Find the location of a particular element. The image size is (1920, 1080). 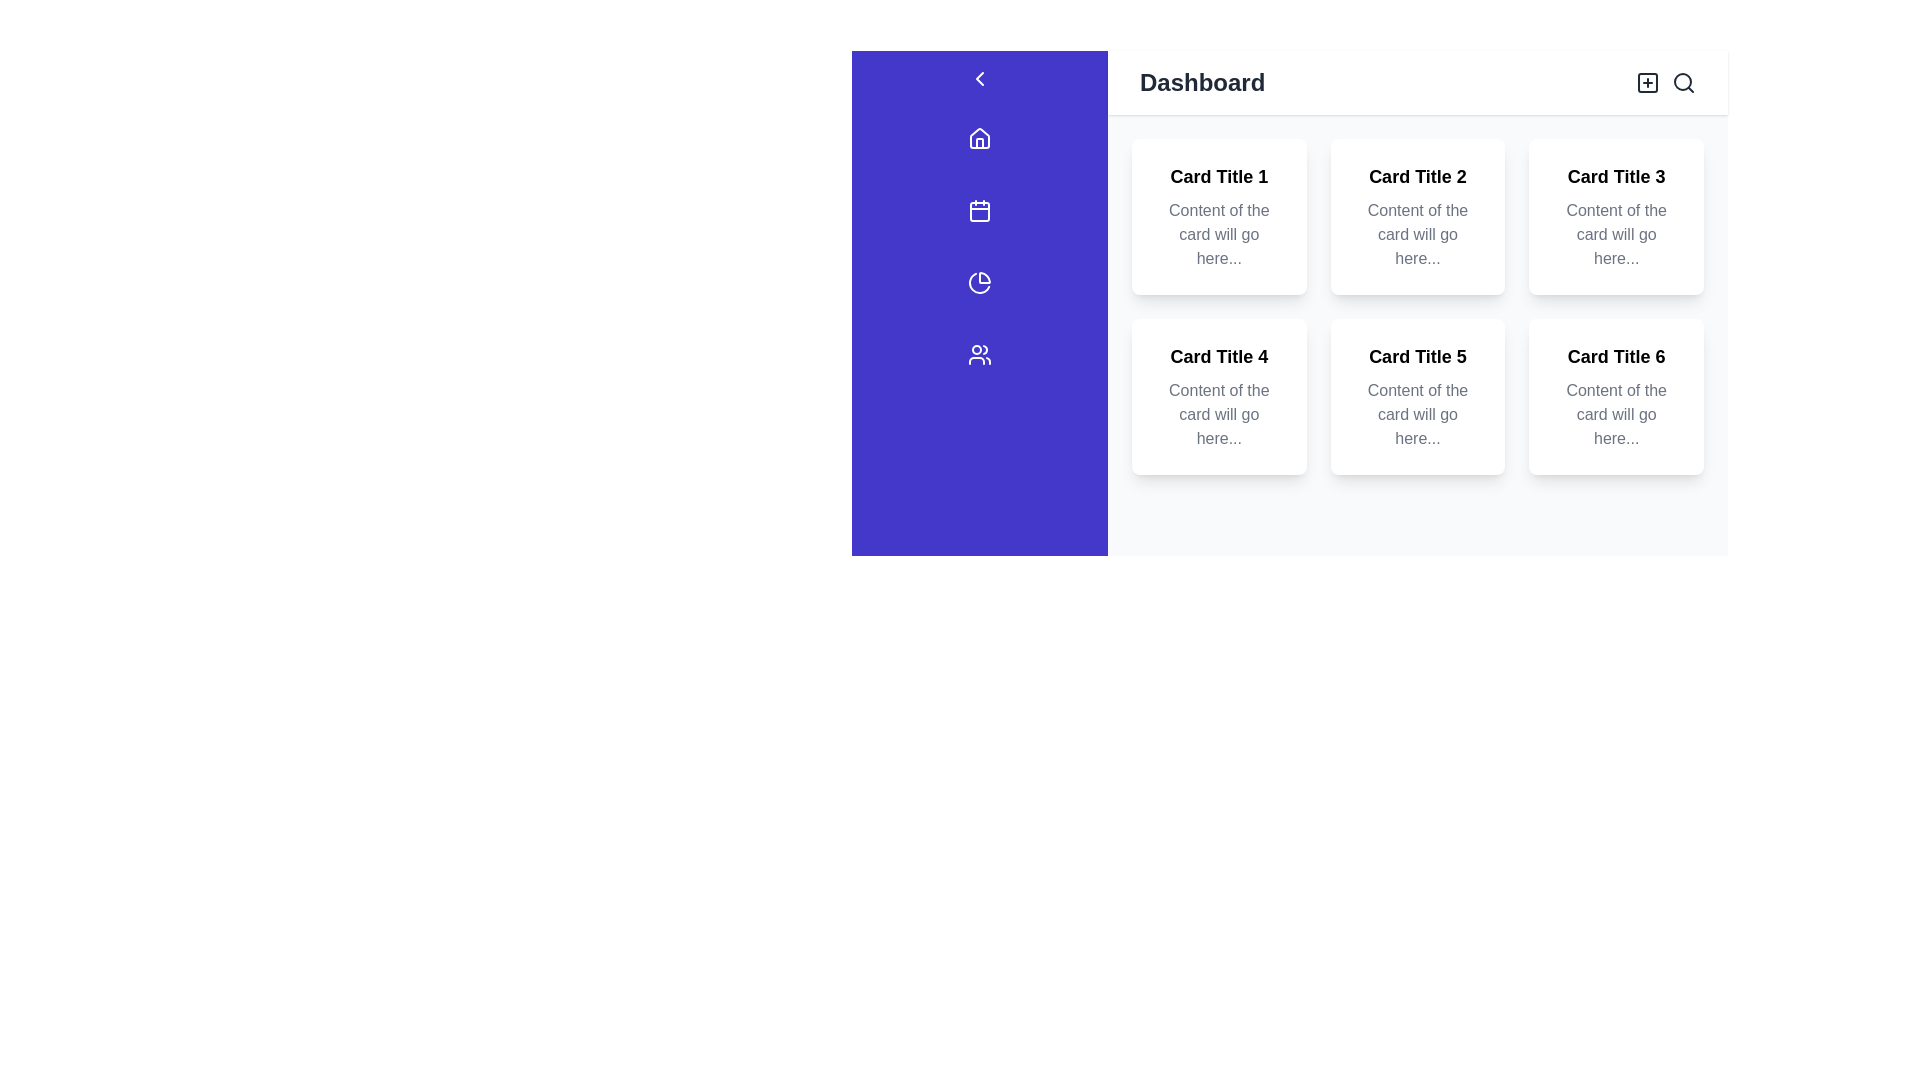

the SVG-based chevron arrow icon located at the top of the sidebar menu, which functions as a navigation button is located at coordinates (979, 77).